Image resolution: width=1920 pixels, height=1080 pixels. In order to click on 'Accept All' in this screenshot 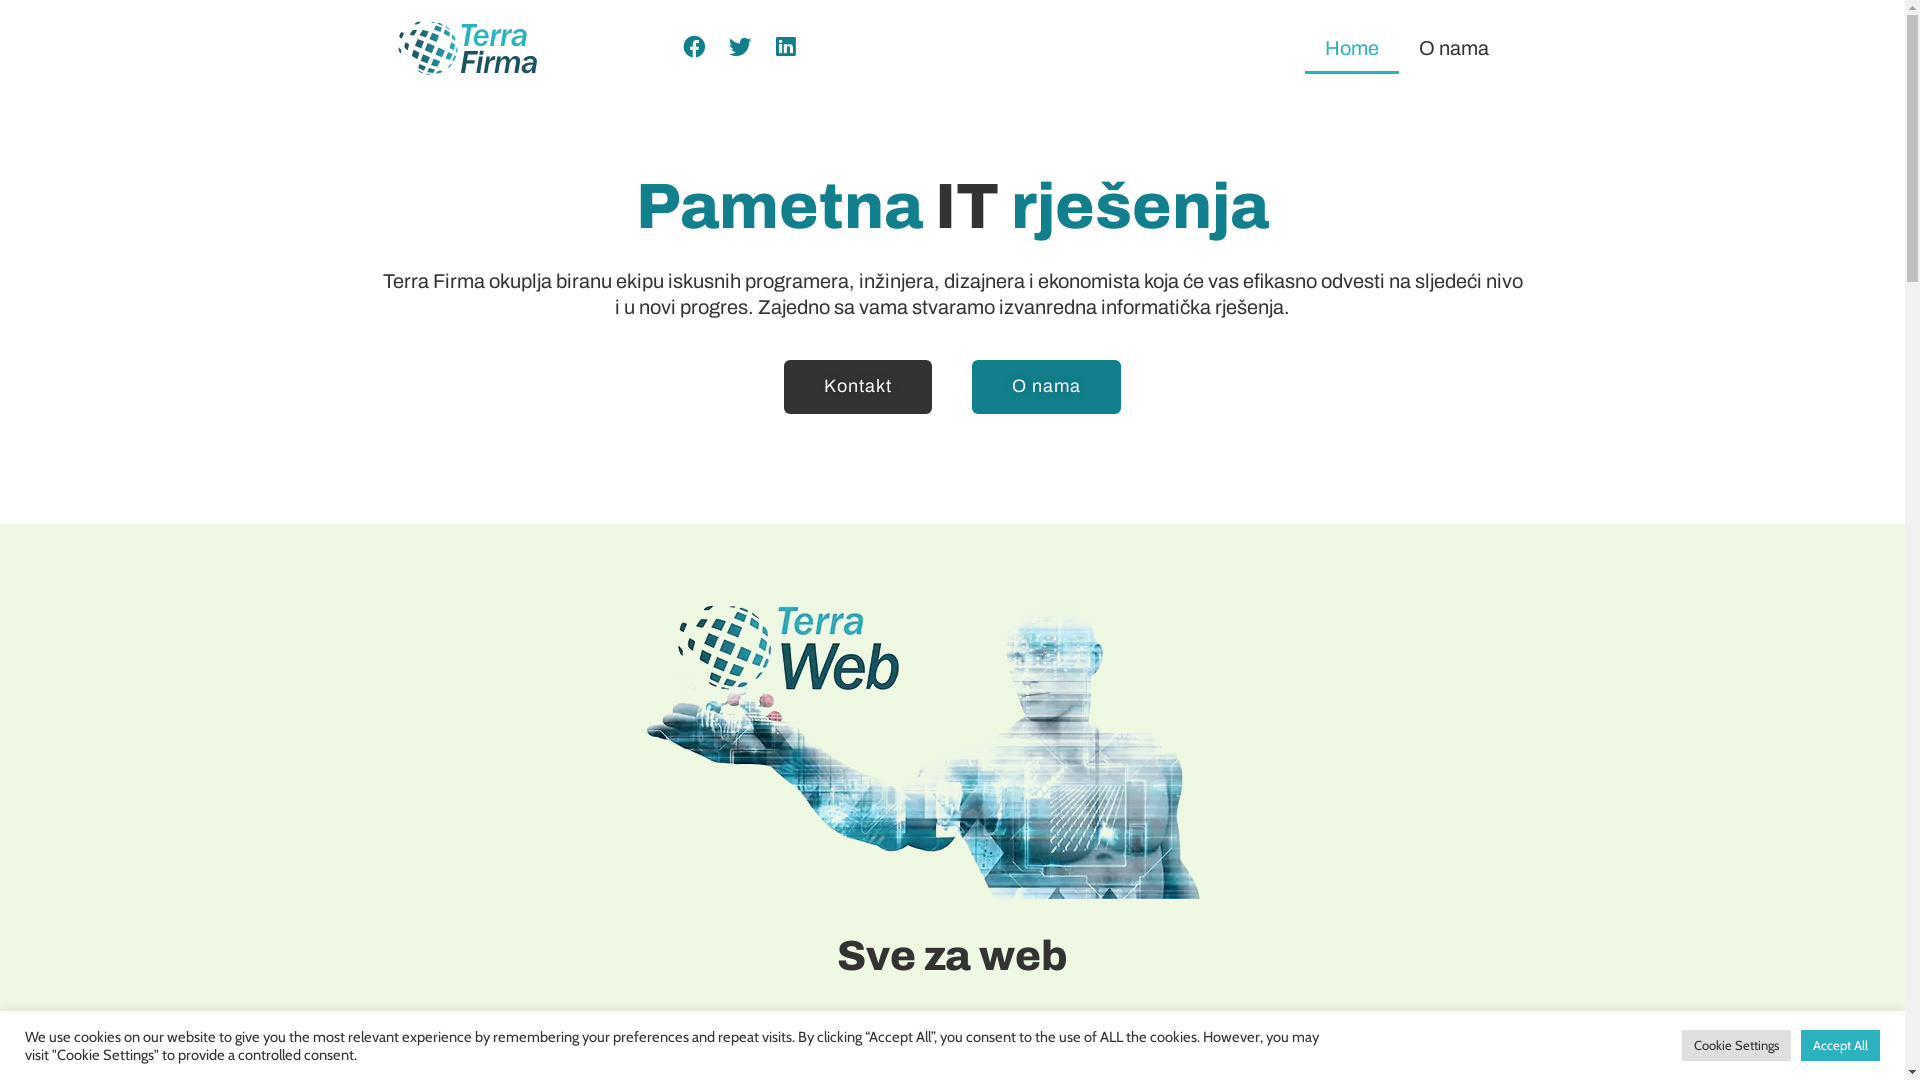, I will do `click(1840, 1044)`.